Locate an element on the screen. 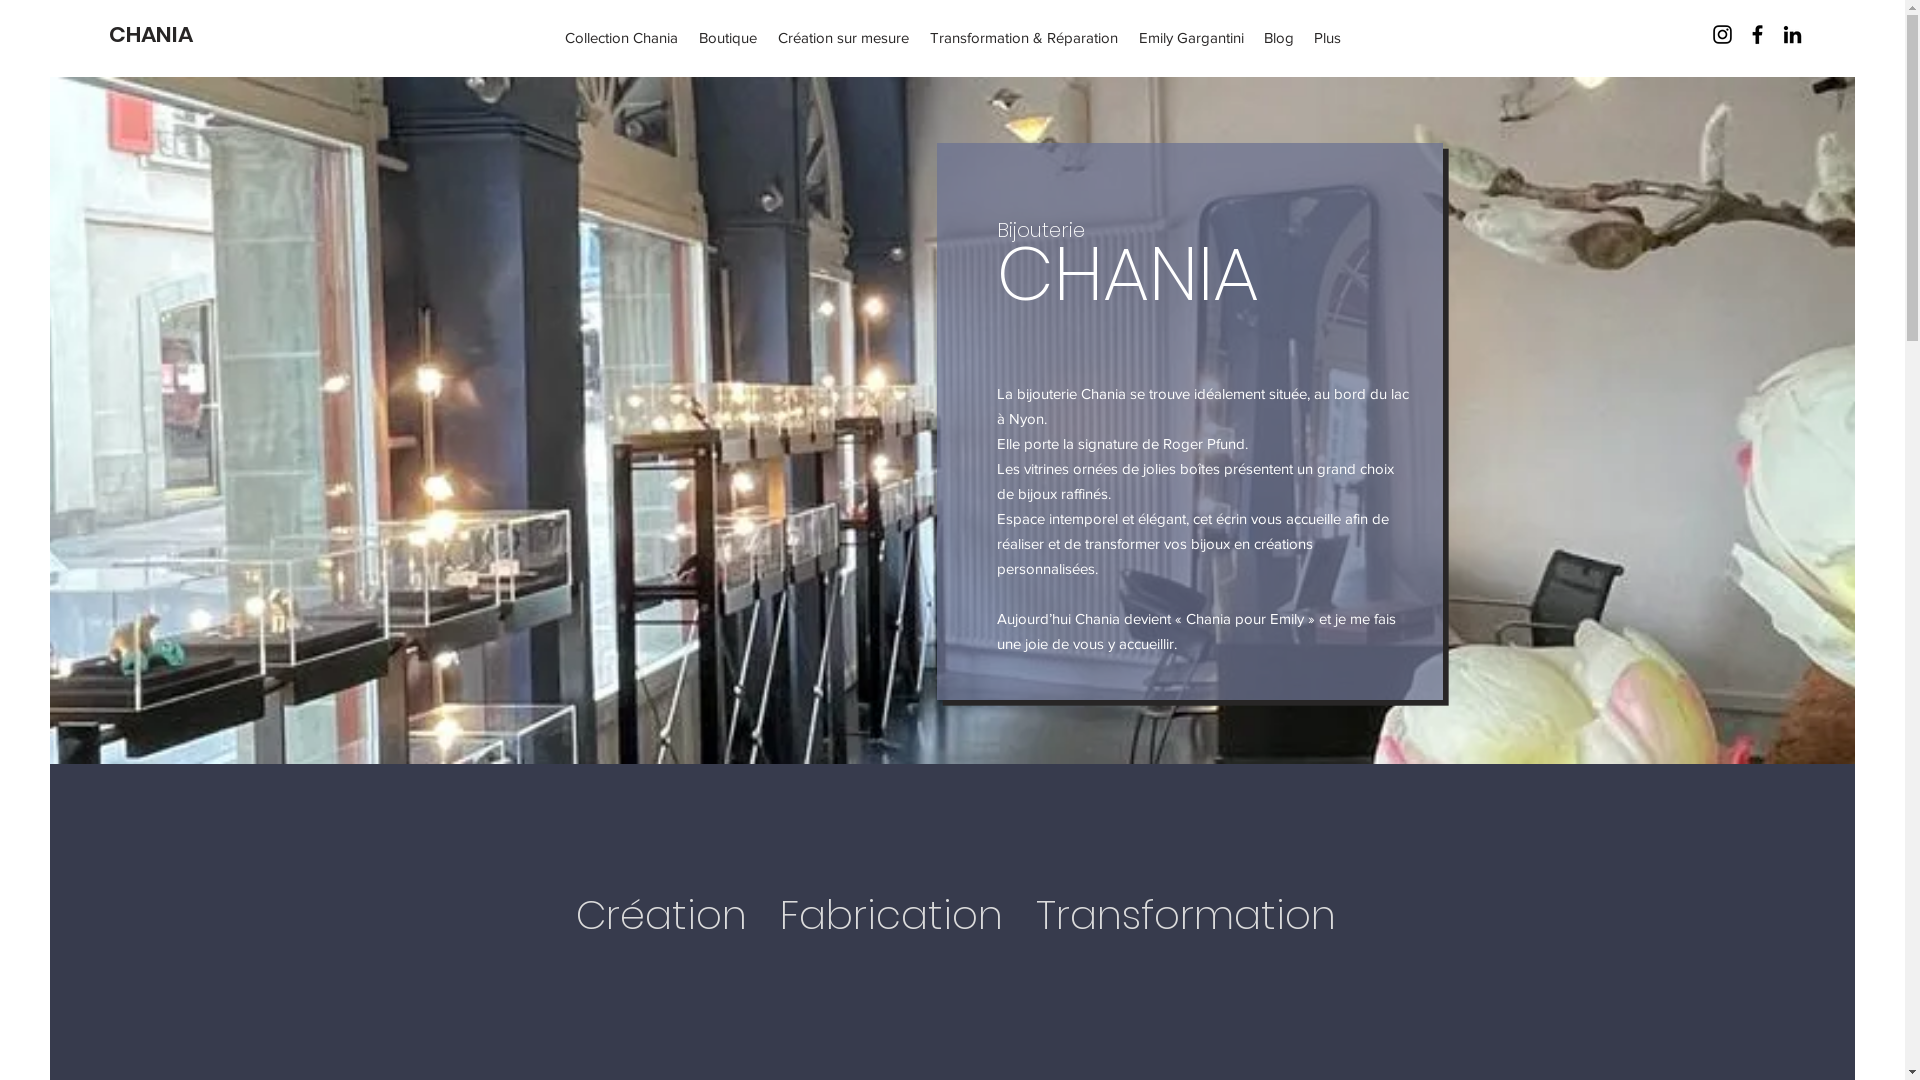 This screenshot has height=1080, width=1920. 'Boutique' is located at coordinates (727, 37).